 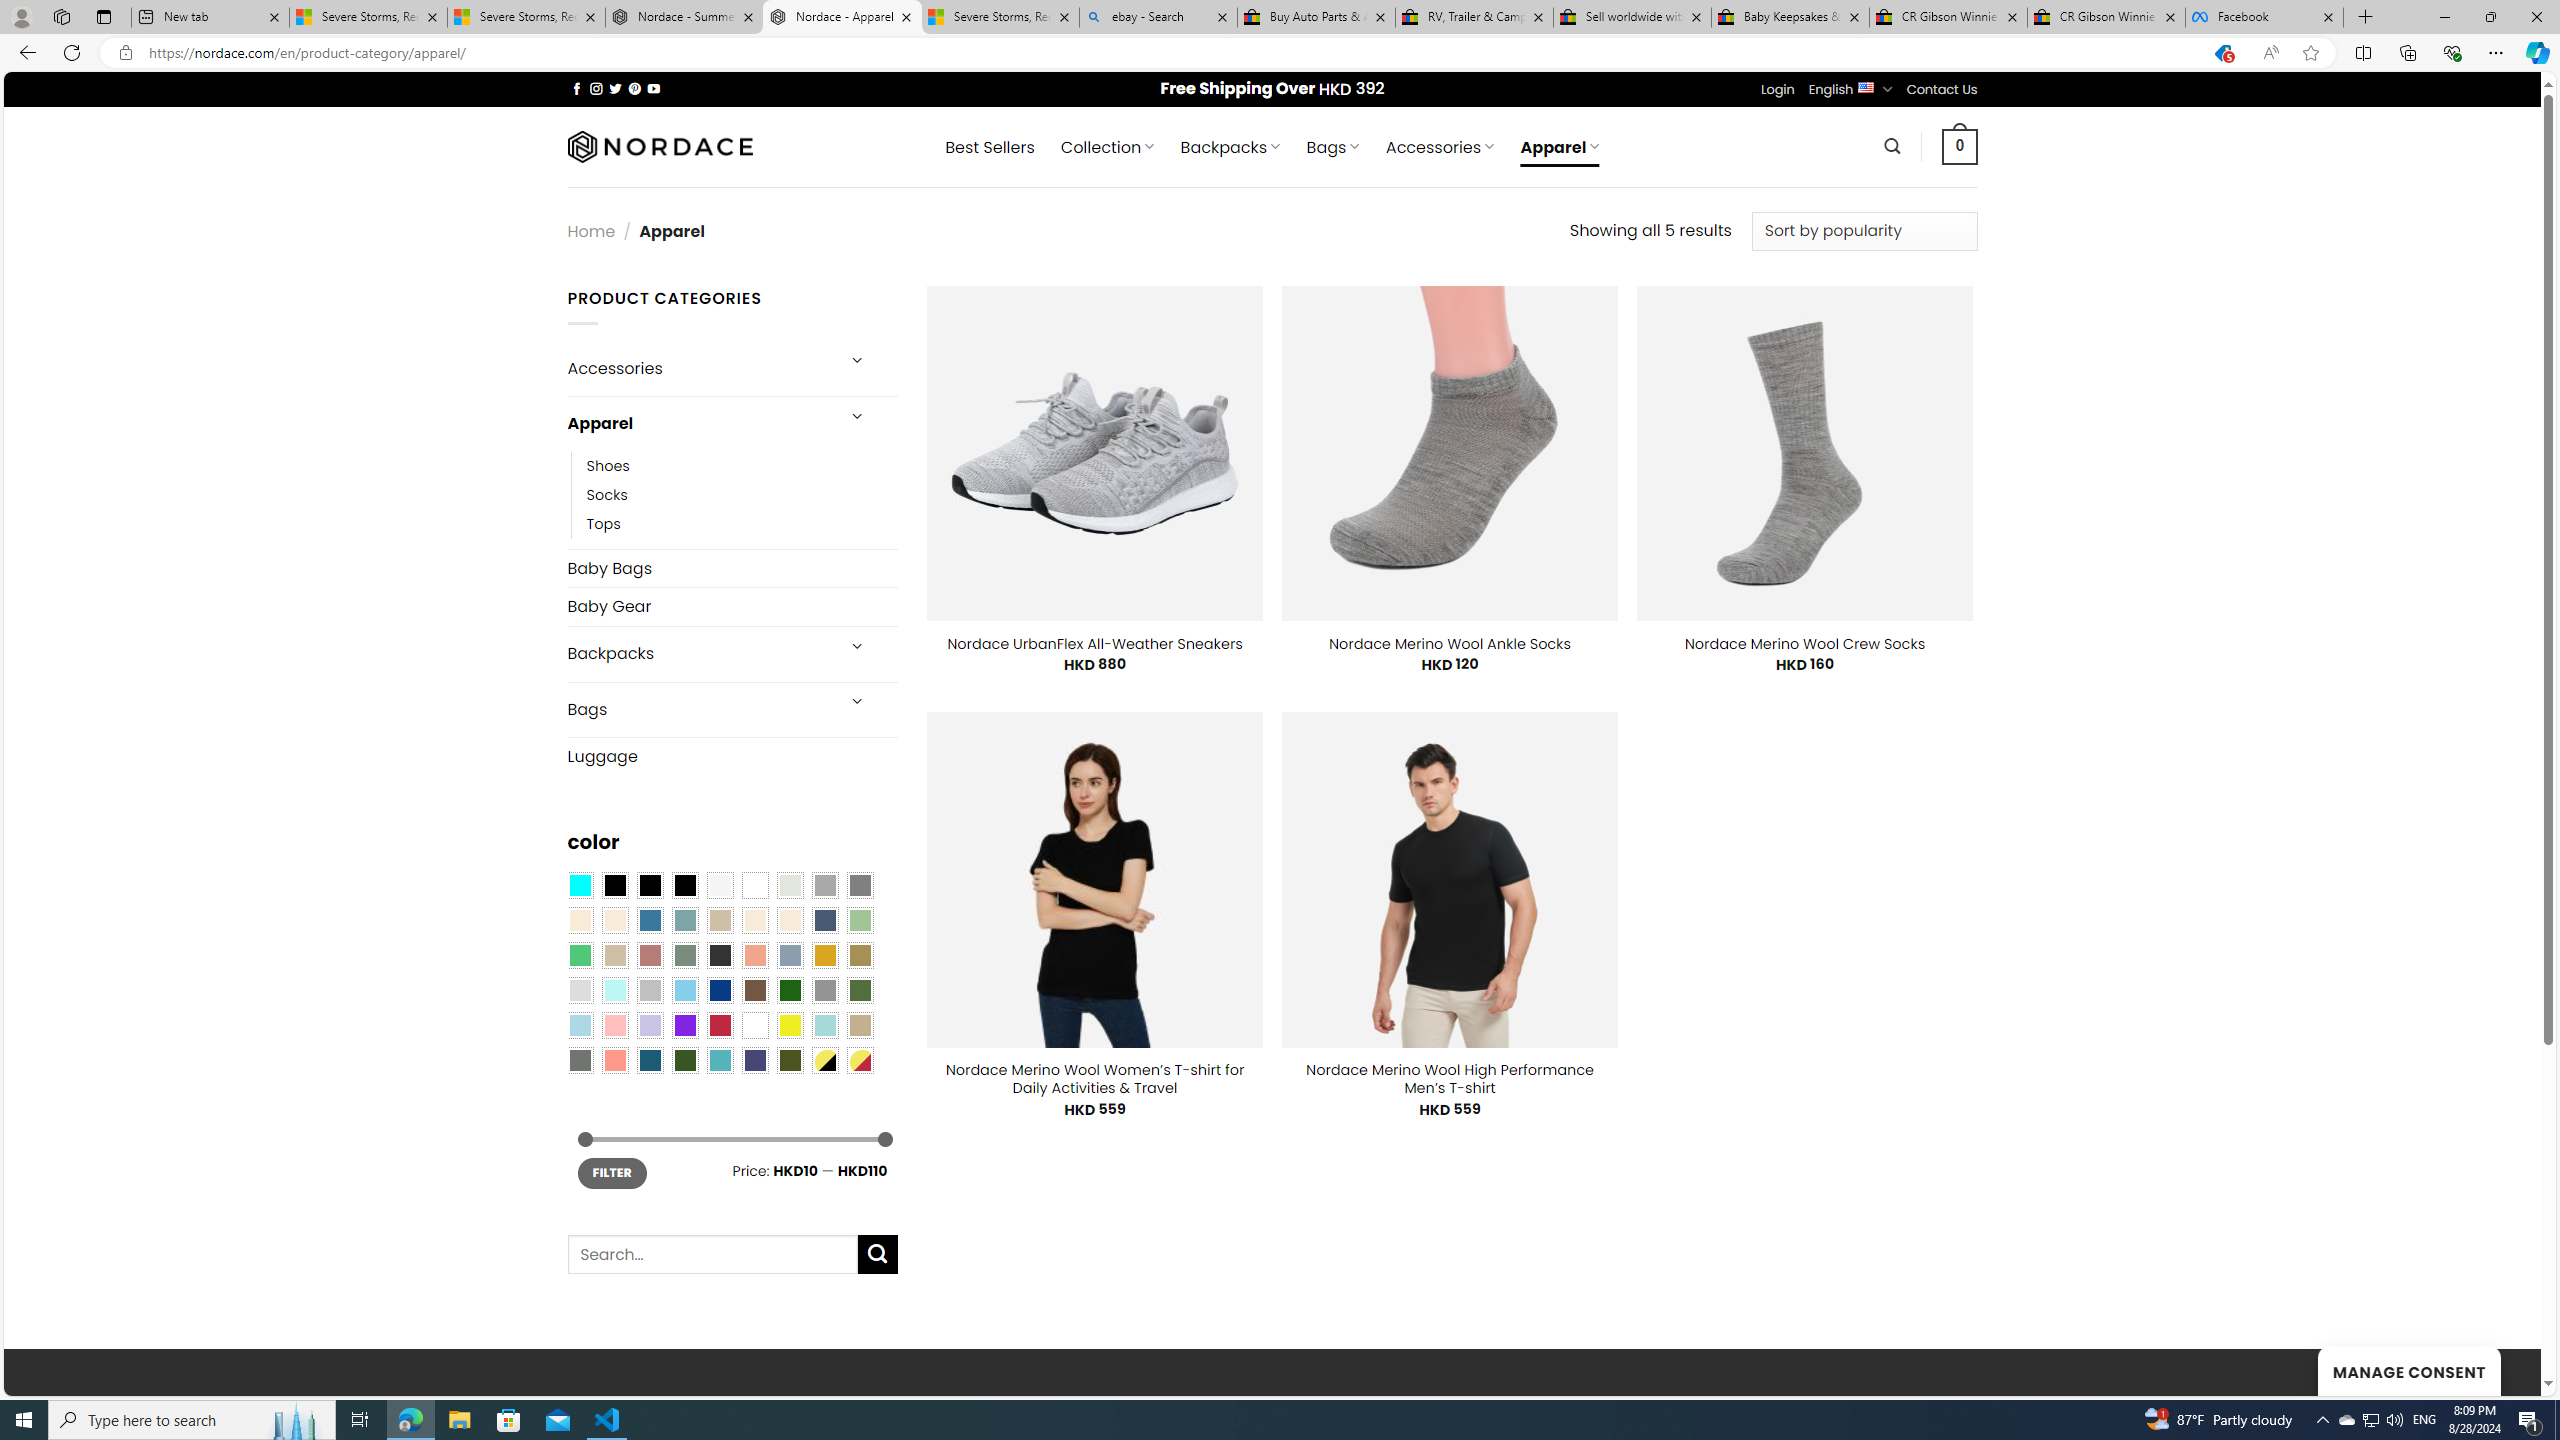 I want to click on 'Backpacks', so click(x=697, y=654).